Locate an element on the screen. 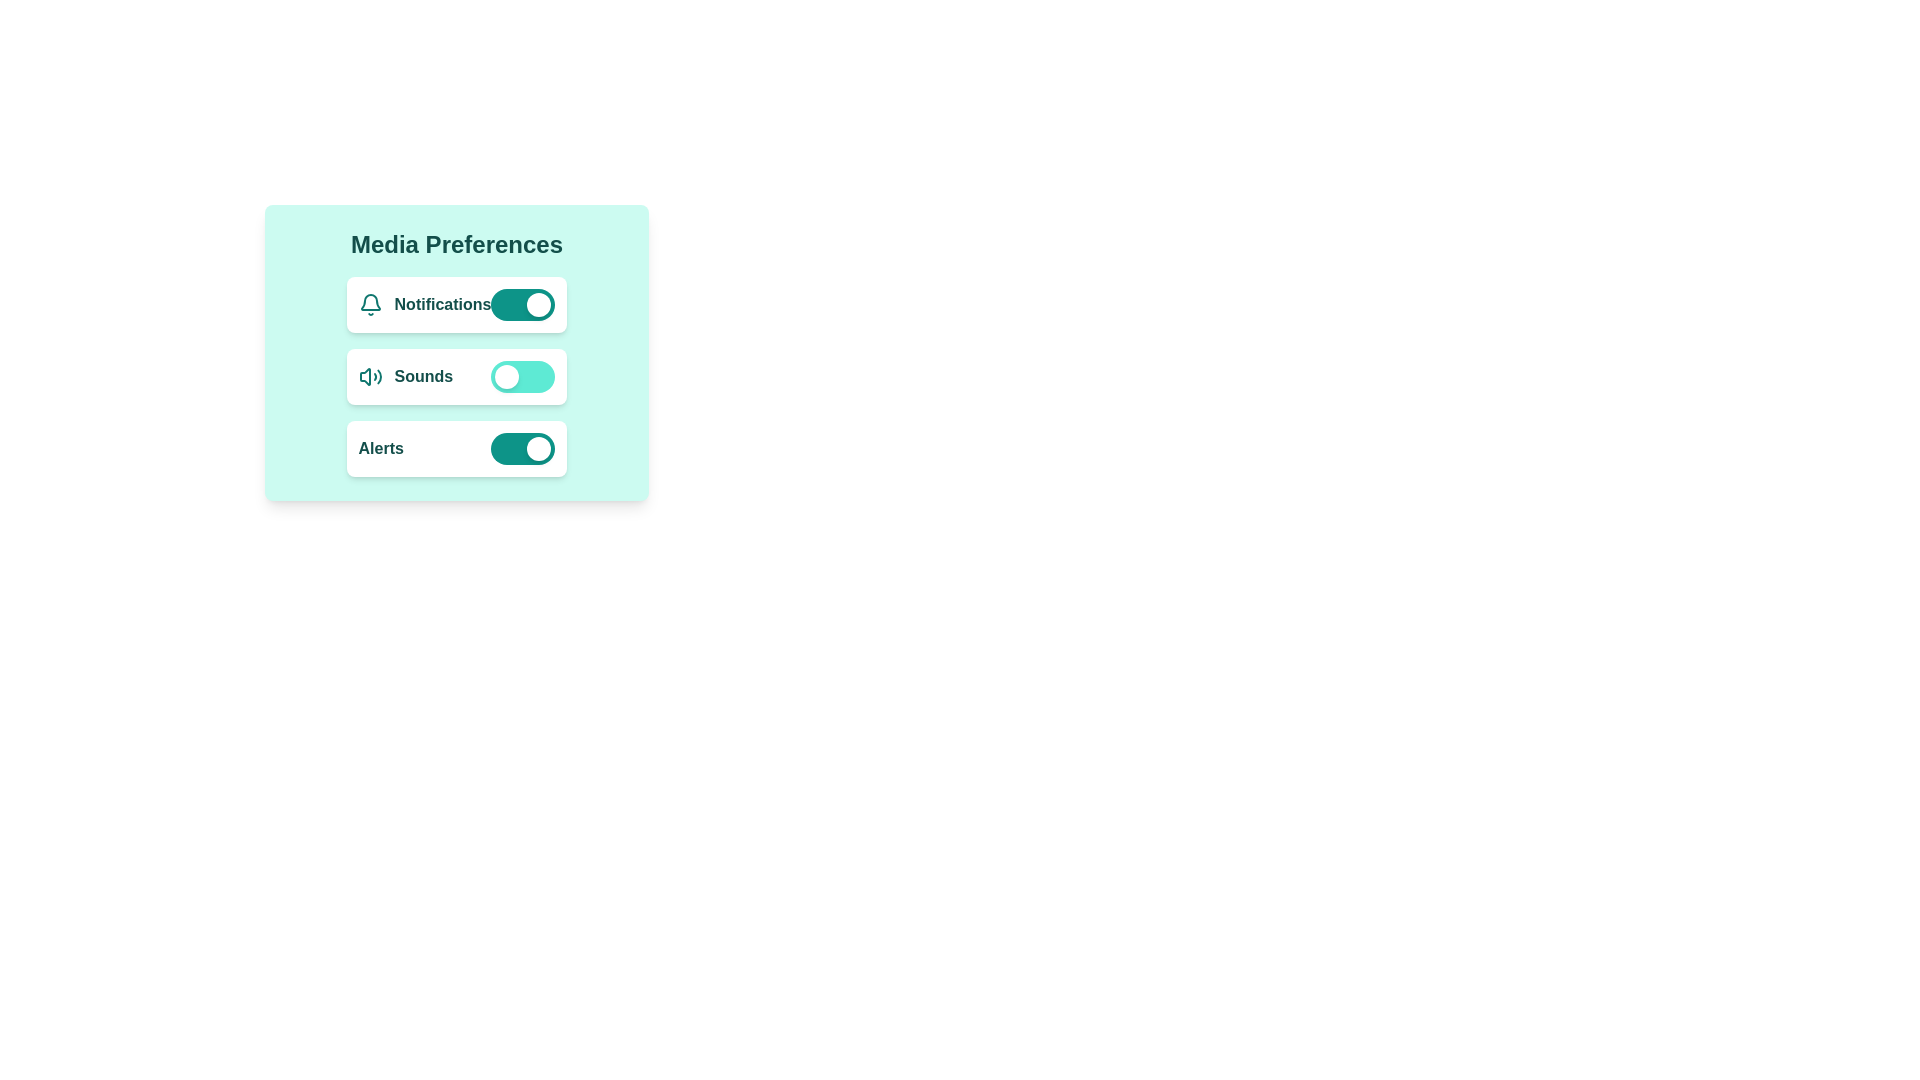 Image resolution: width=1920 pixels, height=1080 pixels. text contained within the teal-colored rectangular card with rounded corners that holds interactive settings for media preferences such as notifications, sounds, and alerts is located at coordinates (455, 352).